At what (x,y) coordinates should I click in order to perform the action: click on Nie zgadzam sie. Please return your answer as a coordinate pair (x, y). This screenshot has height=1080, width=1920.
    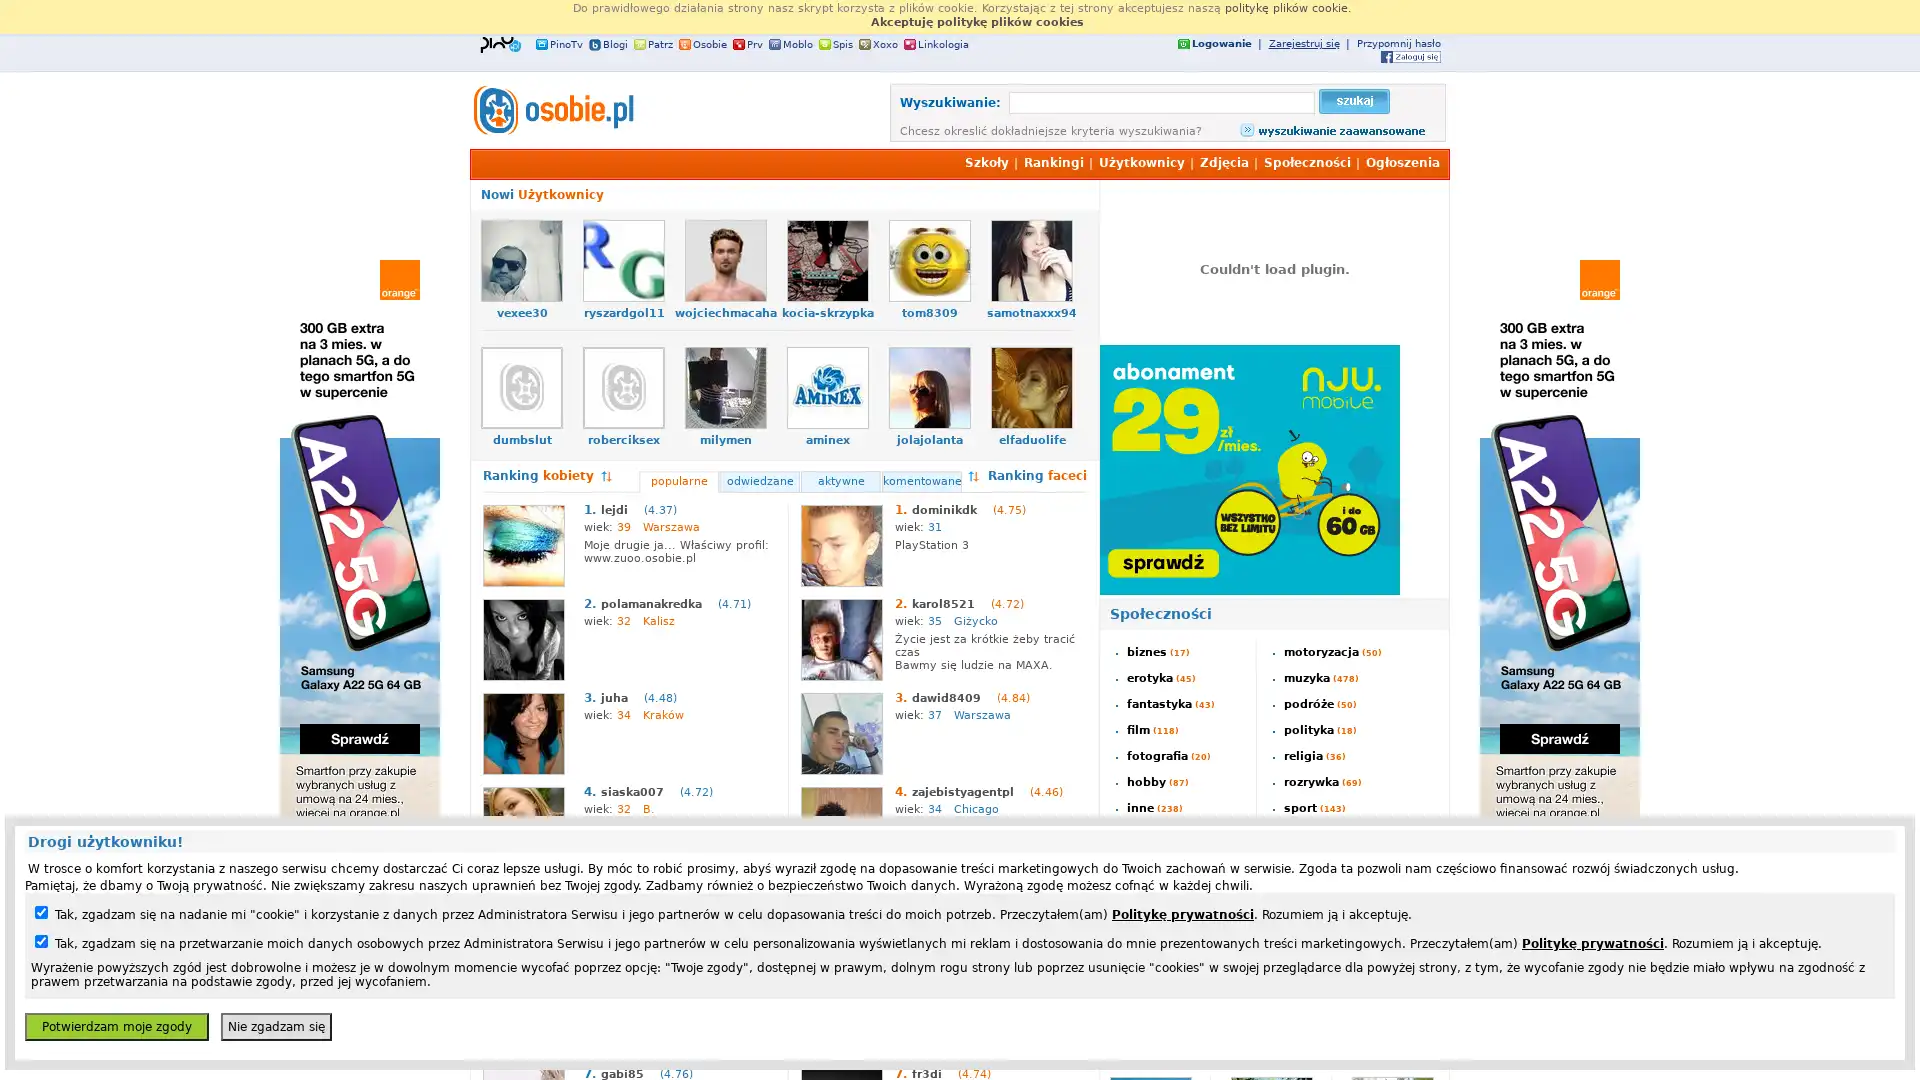
    Looking at the image, I should click on (275, 1026).